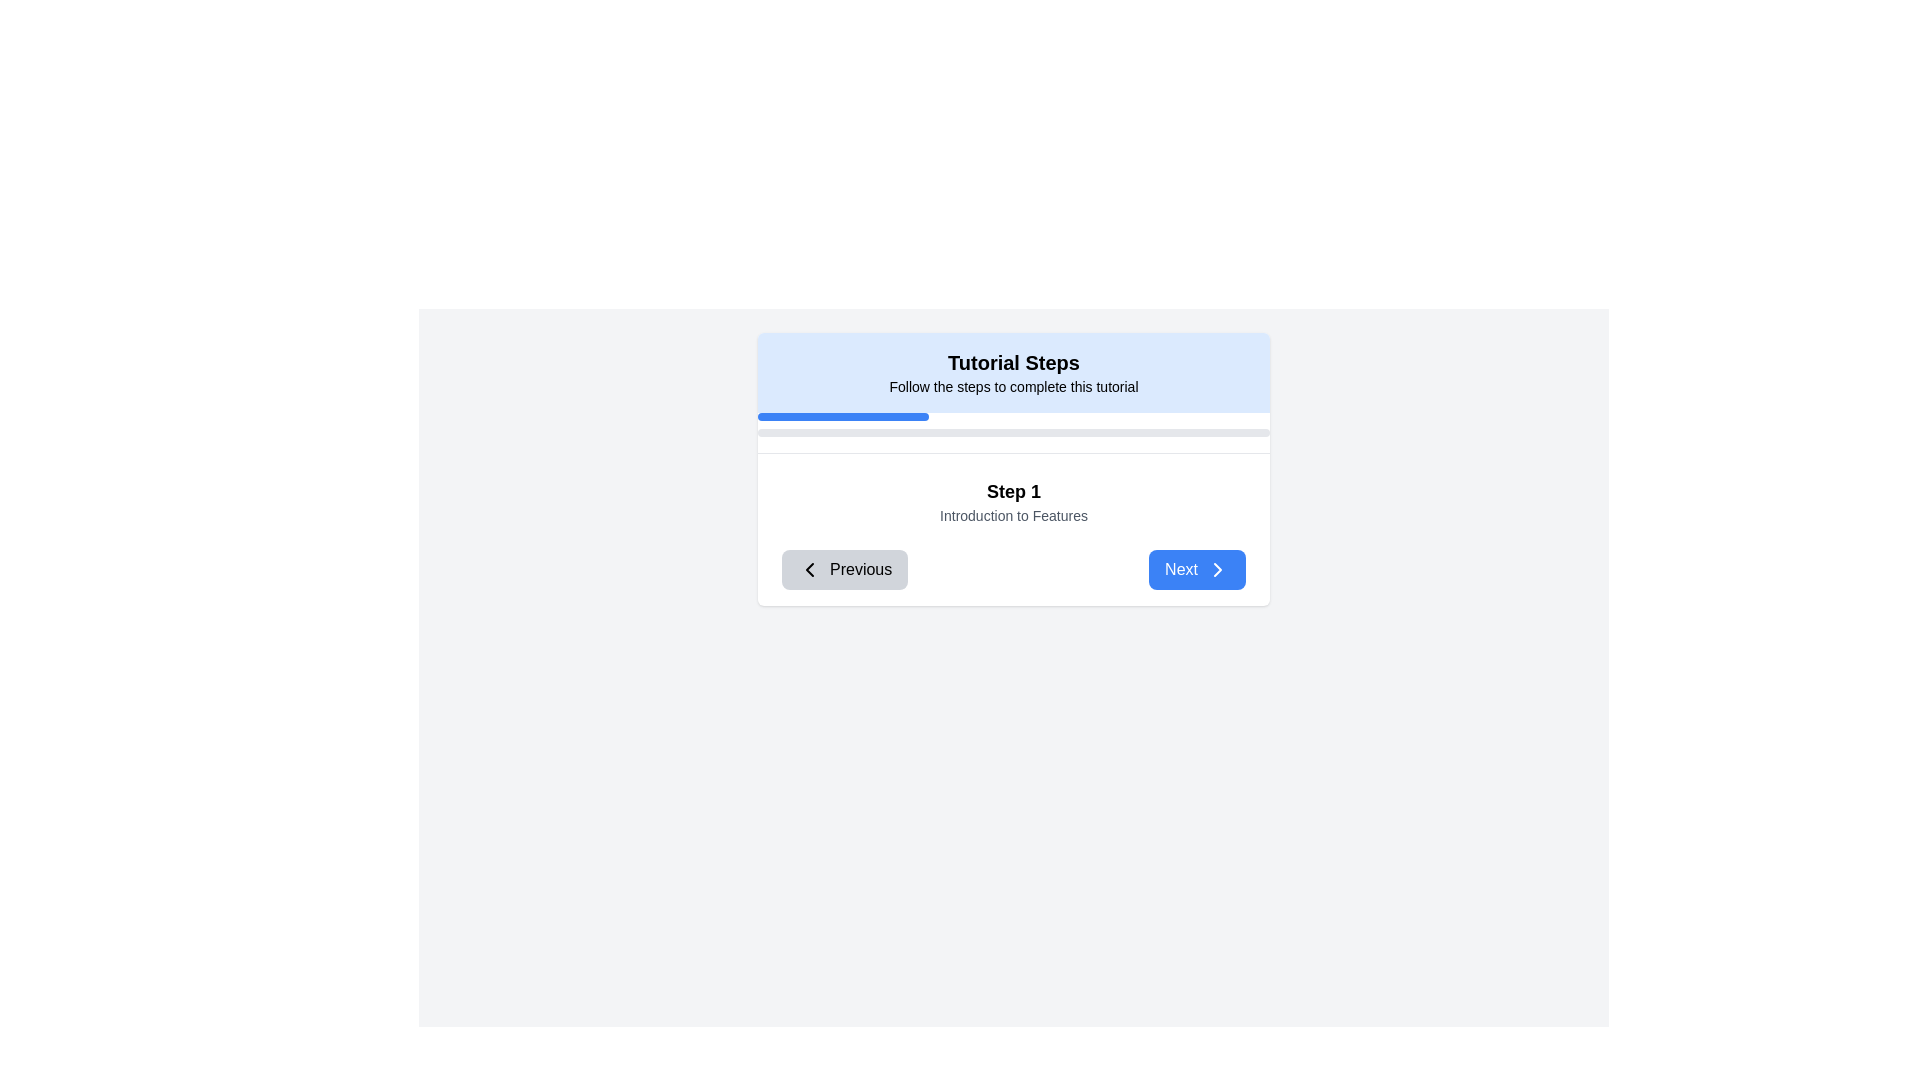 The image size is (1920, 1080). What do you see at coordinates (1013, 431) in the screenshot?
I see `the progress indicator (progress bar) located within the 'Tutorial Steps' card, which has a light gray background and a blue progress fill on the left side` at bounding box center [1013, 431].